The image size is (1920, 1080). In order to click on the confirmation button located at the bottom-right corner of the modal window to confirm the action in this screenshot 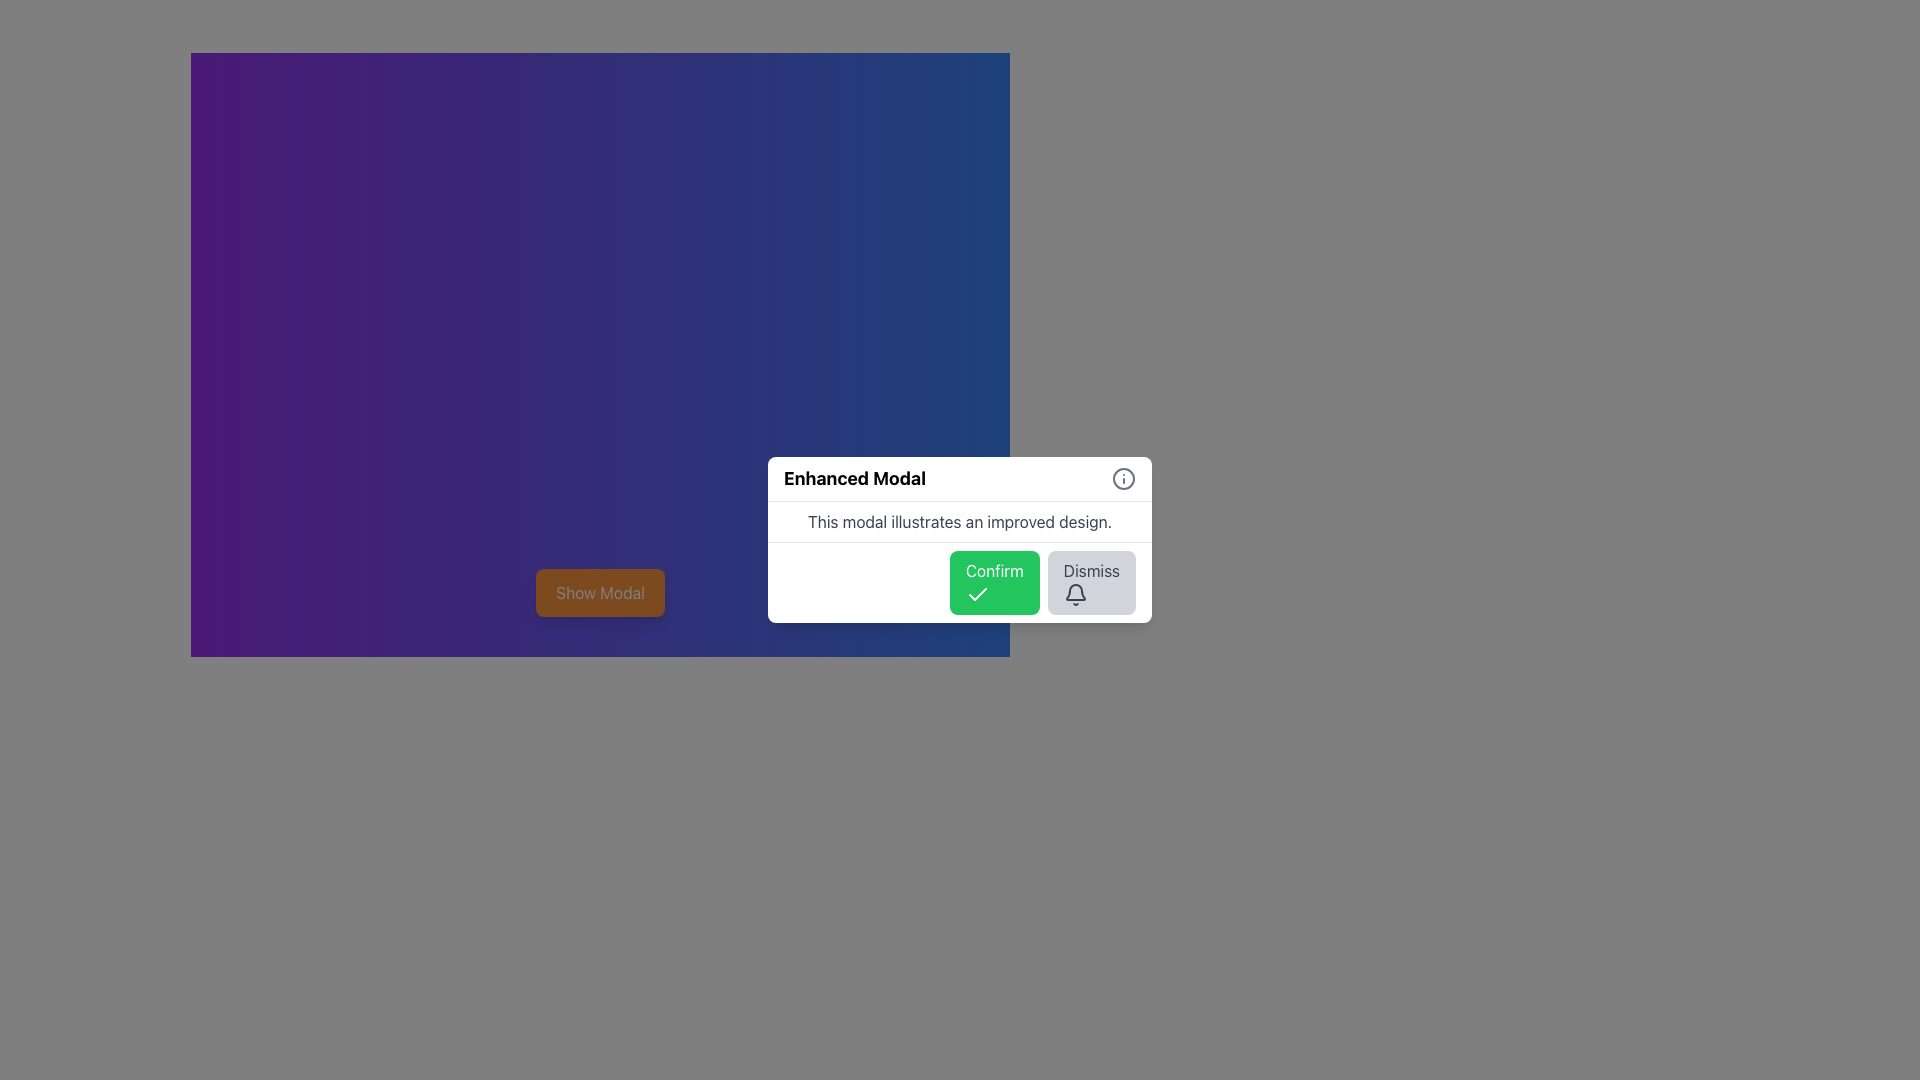, I will do `click(960, 582)`.